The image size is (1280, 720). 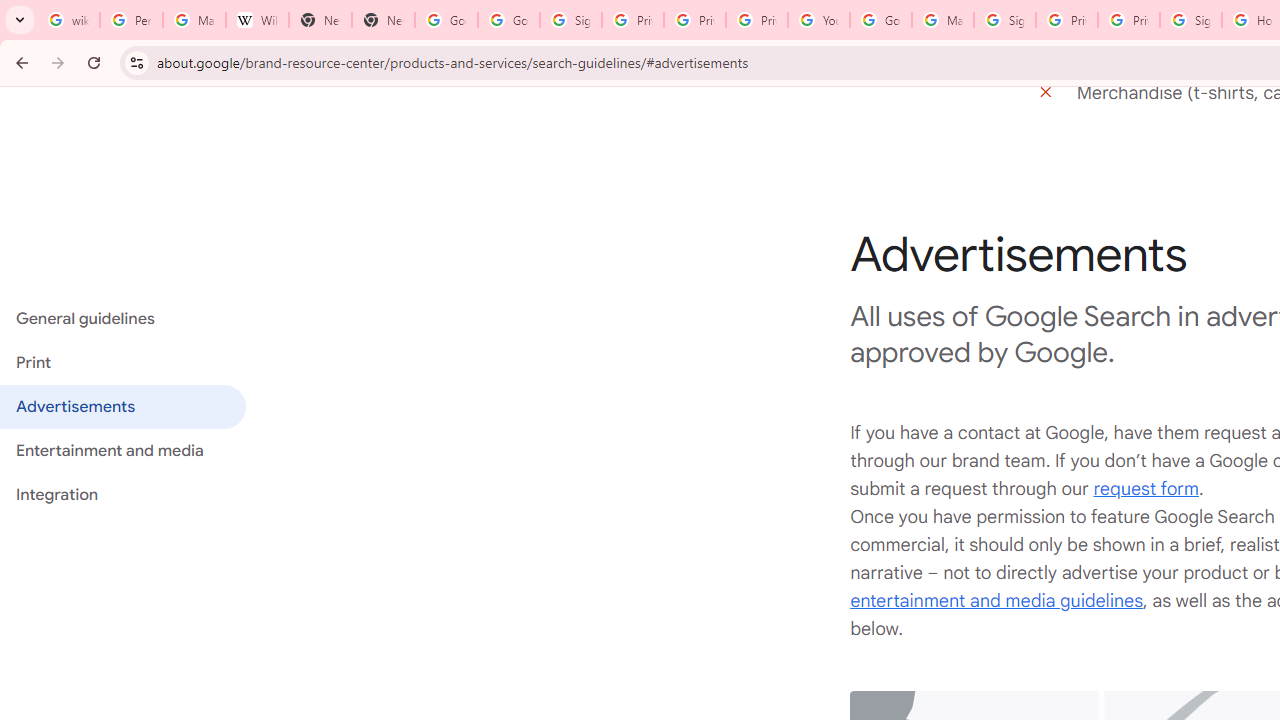 I want to click on 'Personalization & Google Search results - Google Search Help', so click(x=130, y=20).